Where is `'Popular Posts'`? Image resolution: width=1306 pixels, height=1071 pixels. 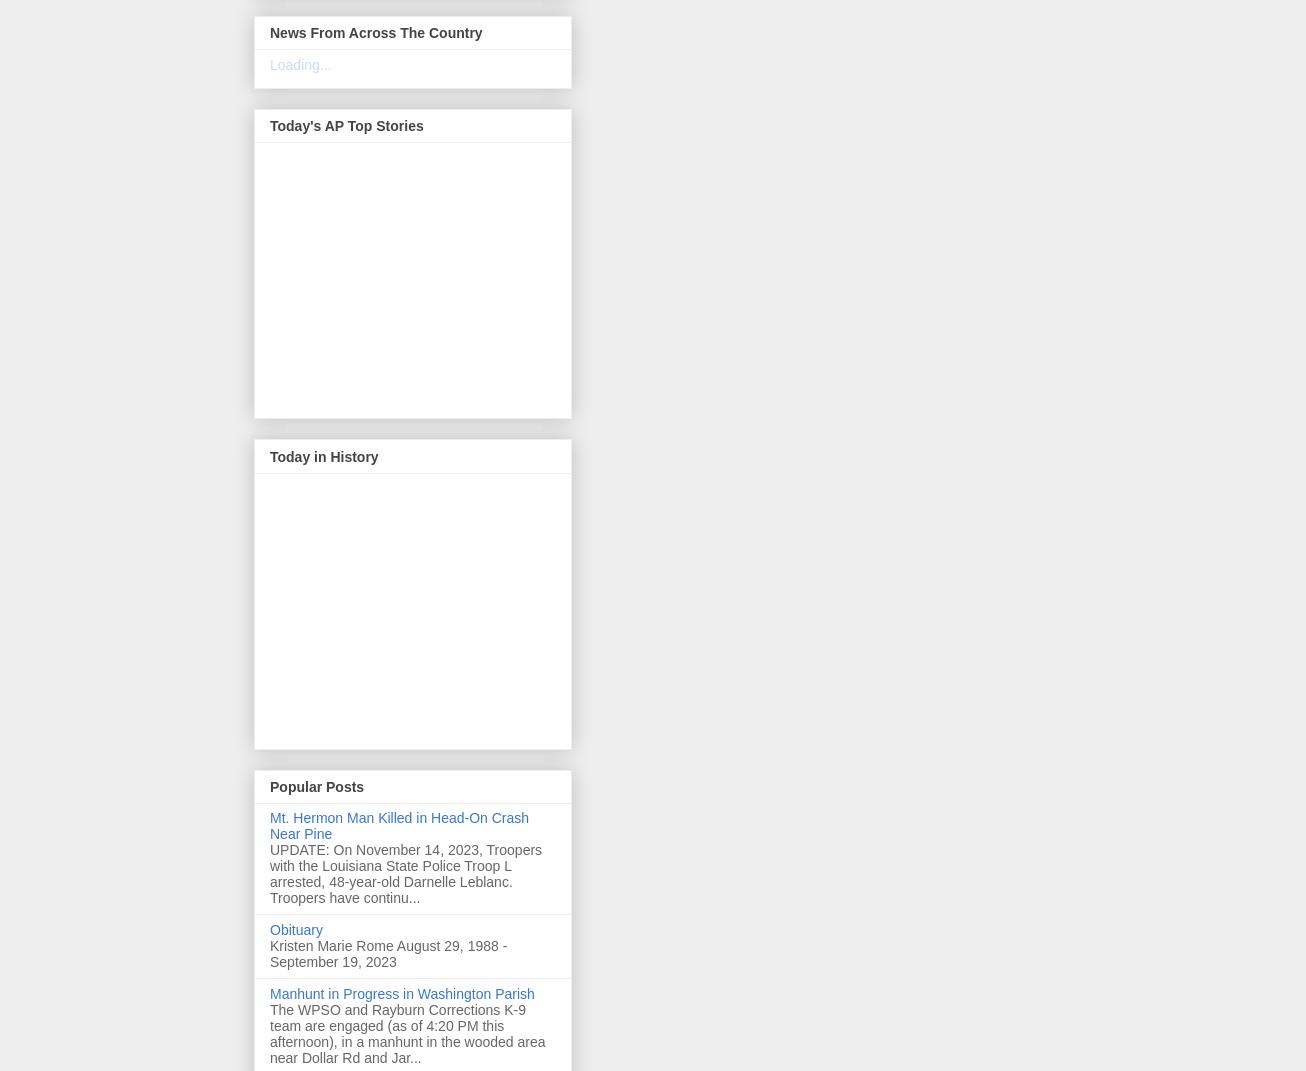 'Popular Posts' is located at coordinates (269, 785).